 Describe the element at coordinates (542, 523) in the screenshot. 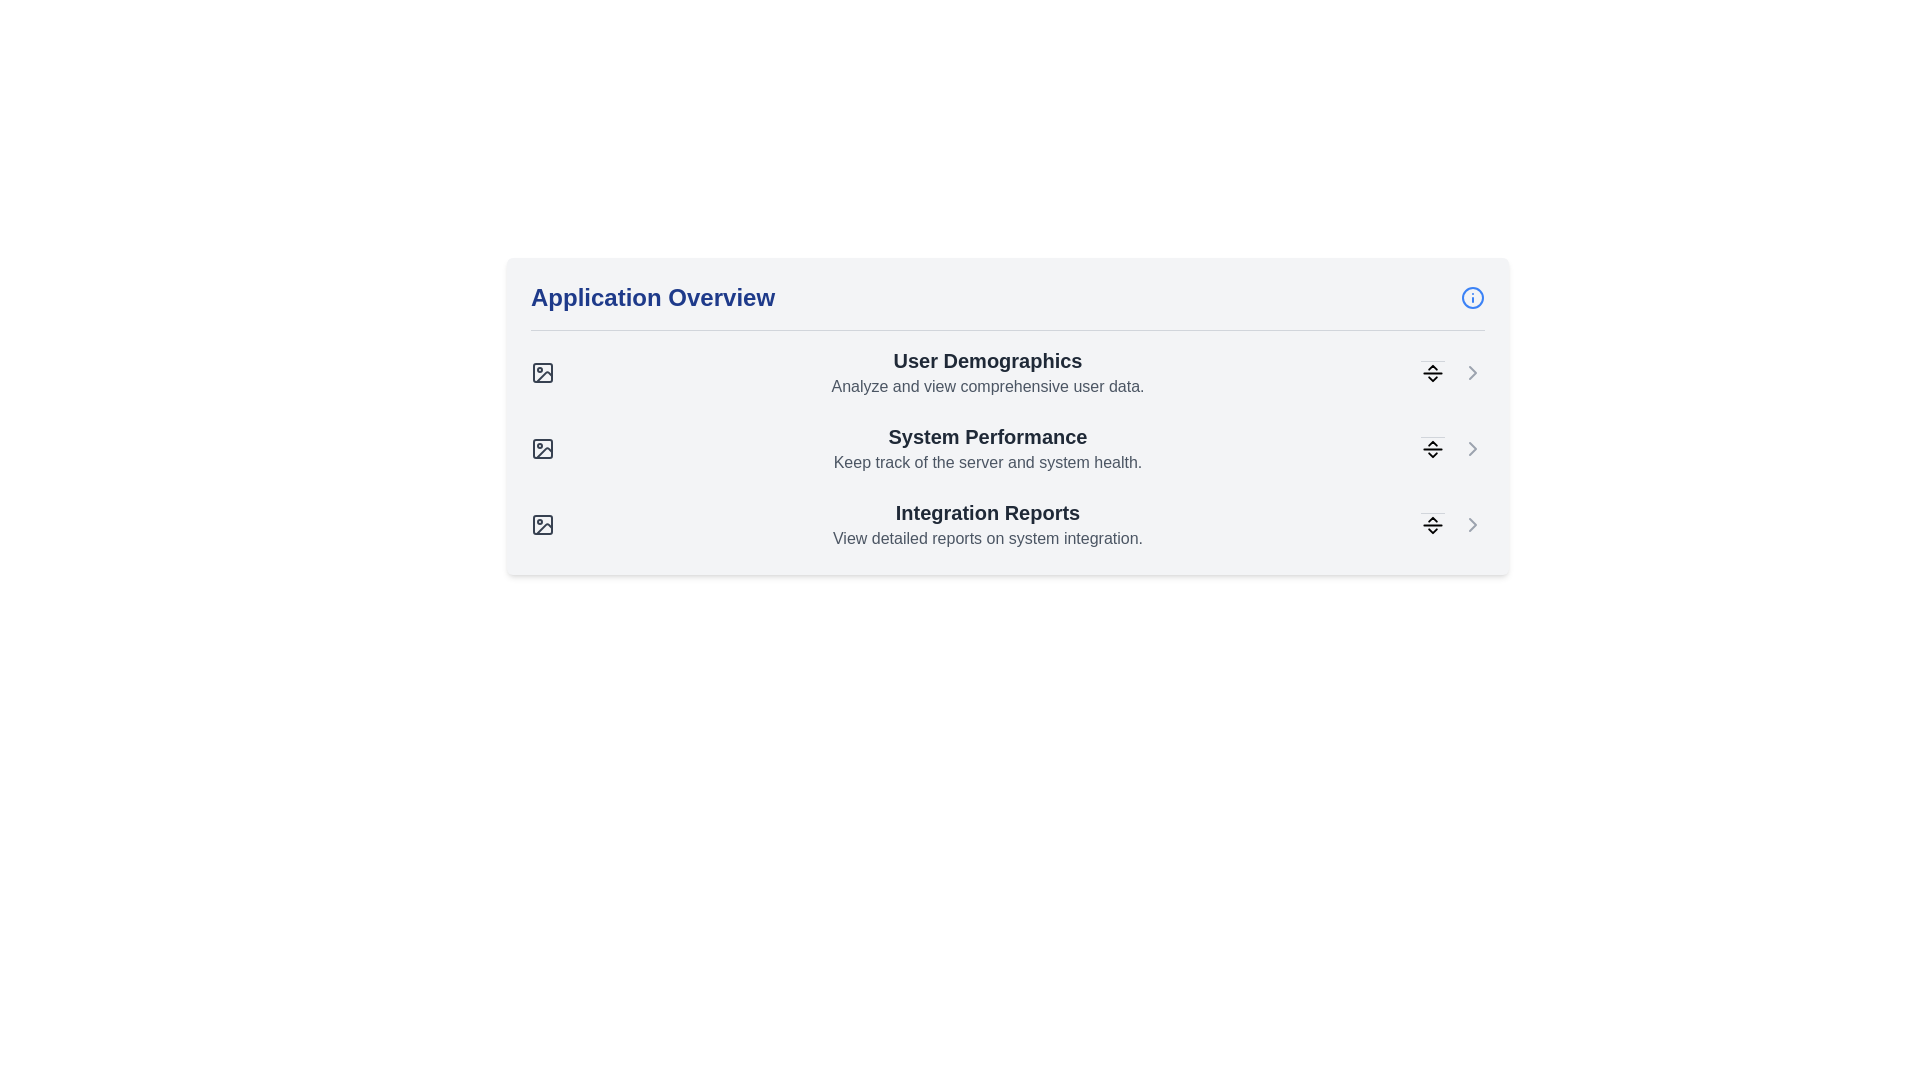

I see `the icon located to the left of the 'Integration Reports' text in the third row` at that location.